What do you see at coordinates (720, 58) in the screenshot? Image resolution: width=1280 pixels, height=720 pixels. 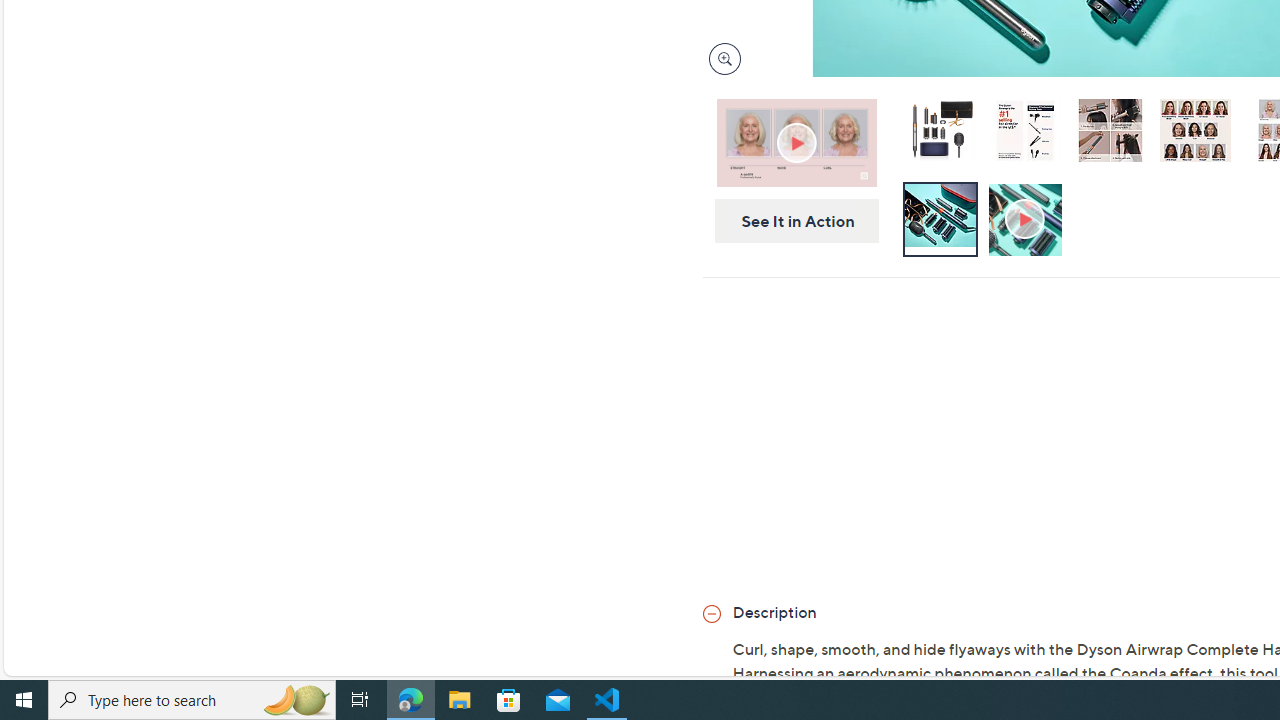 I see `'Zoom product image, opens image gallery dialog'` at bounding box center [720, 58].